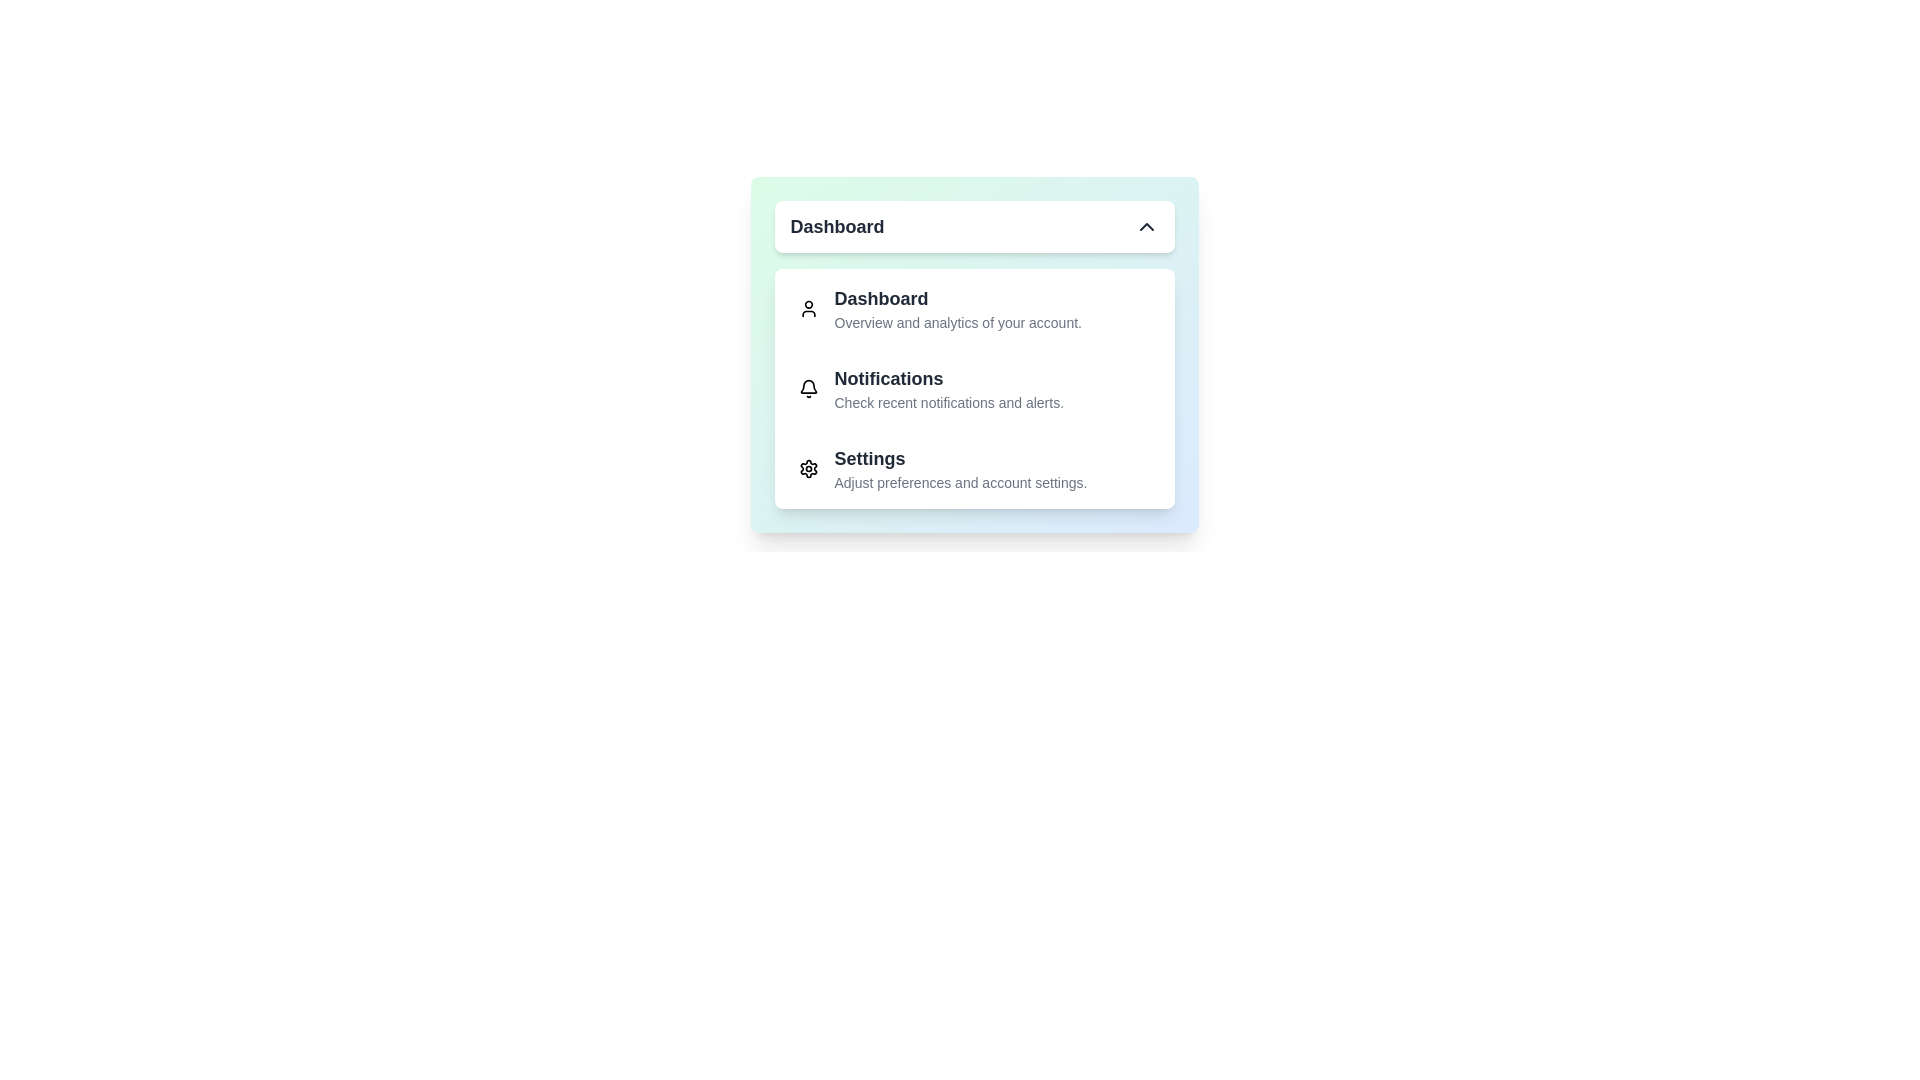  I want to click on the 'Settings' menu item to select it, so click(974, 469).